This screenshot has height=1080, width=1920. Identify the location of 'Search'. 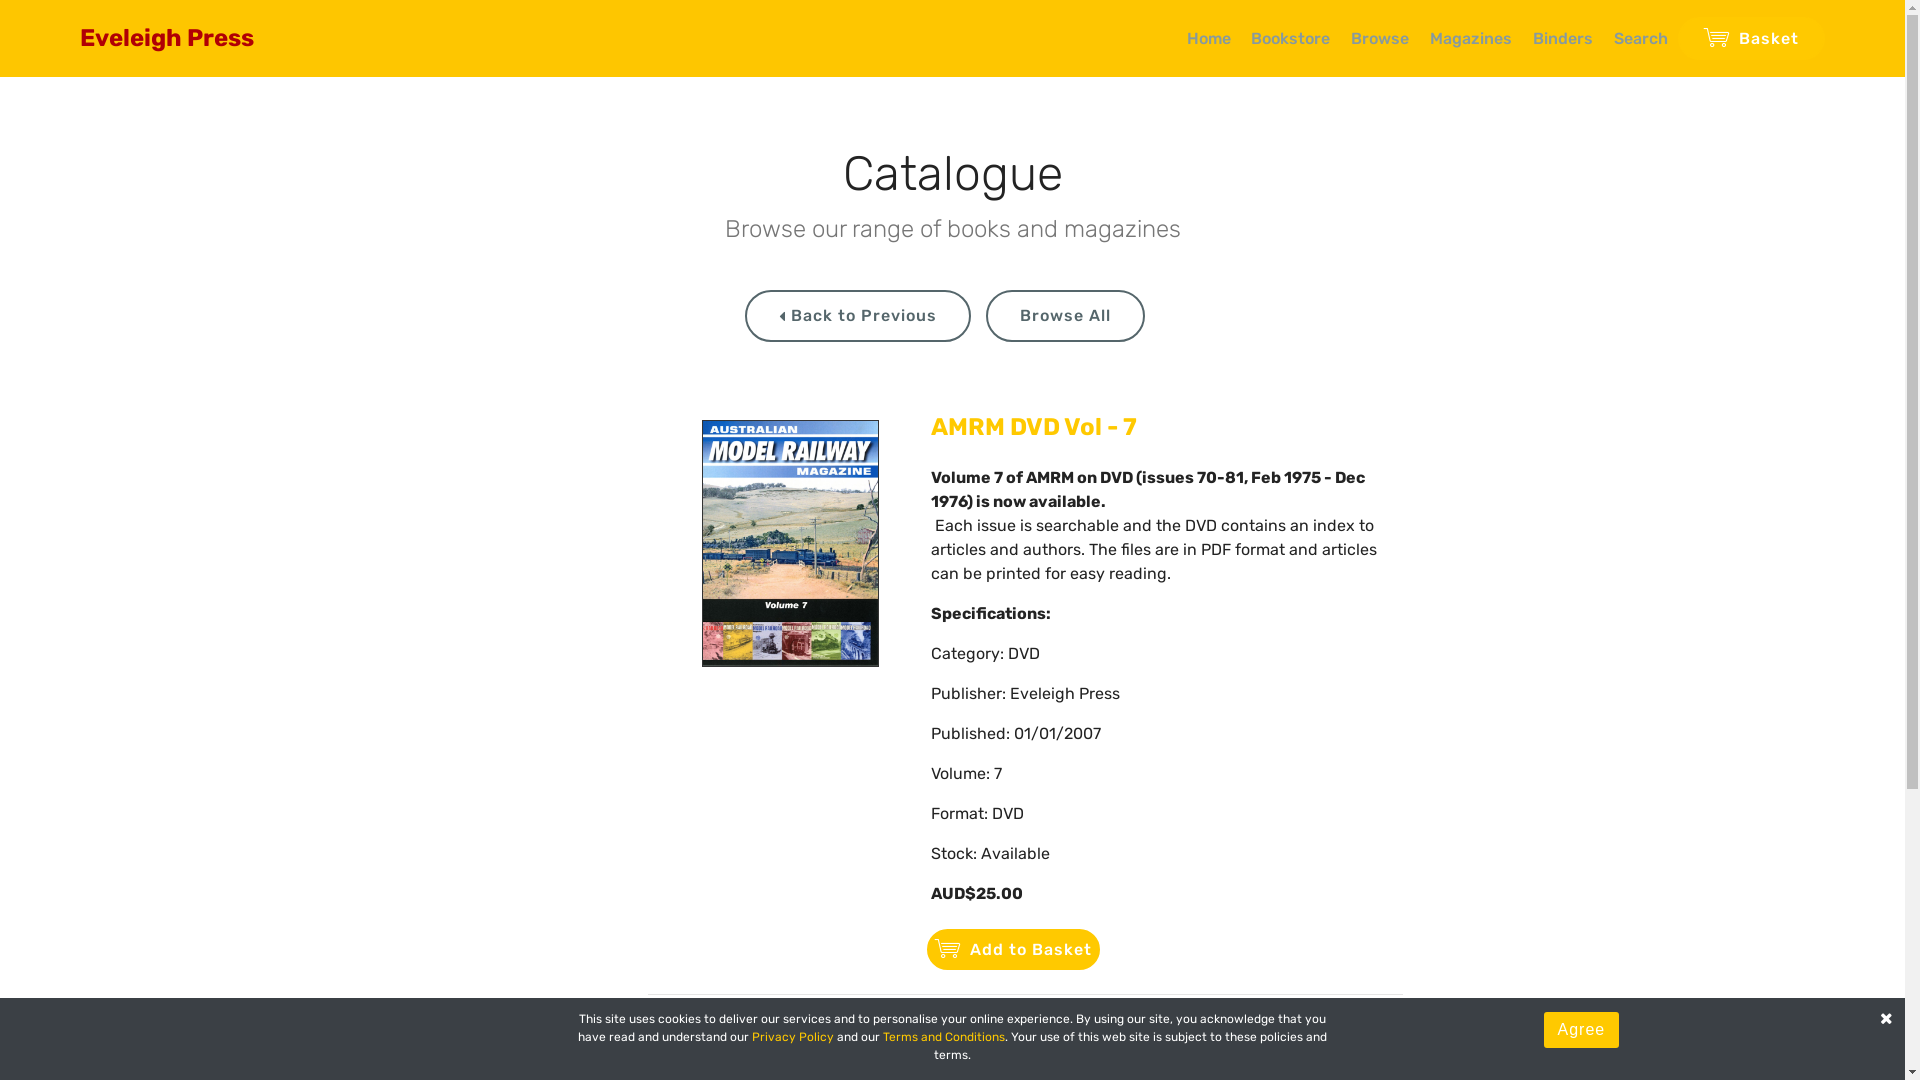
(1641, 38).